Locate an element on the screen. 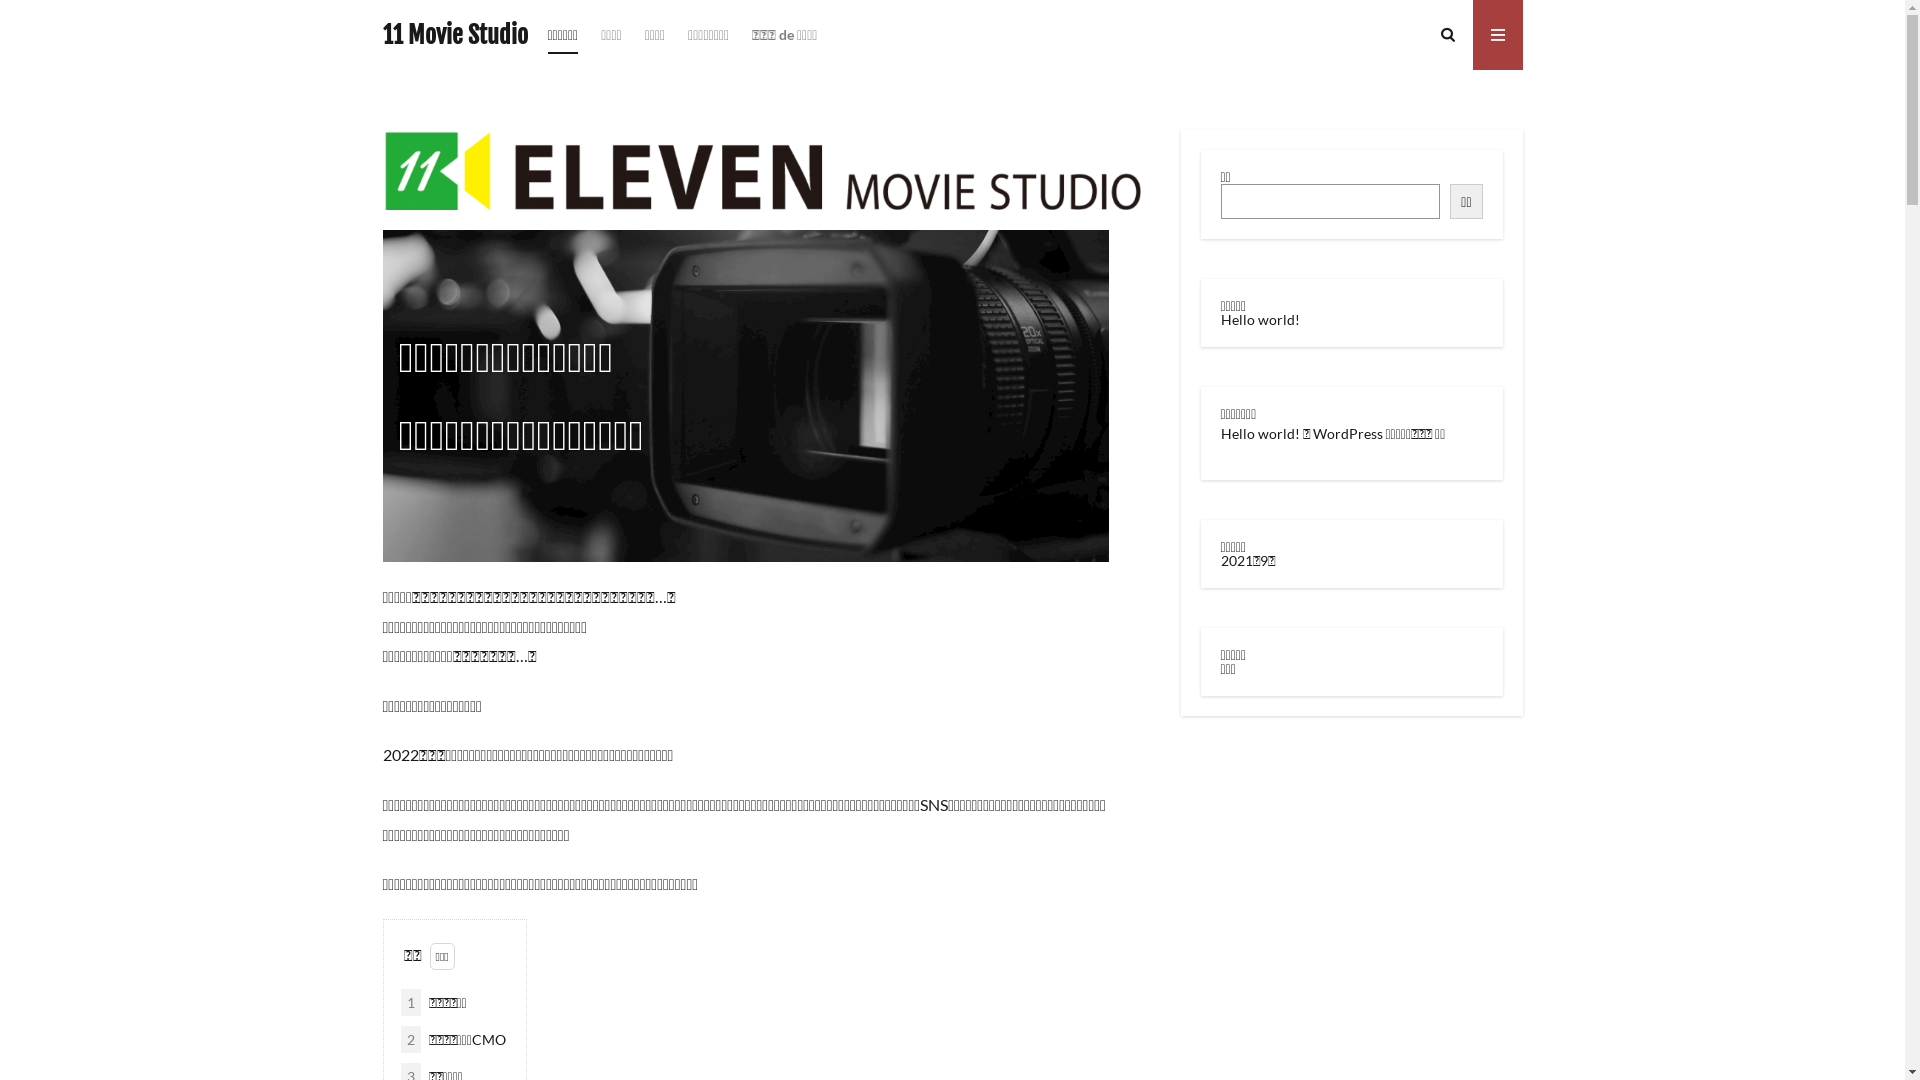  'Hello world!' is located at coordinates (1258, 318).